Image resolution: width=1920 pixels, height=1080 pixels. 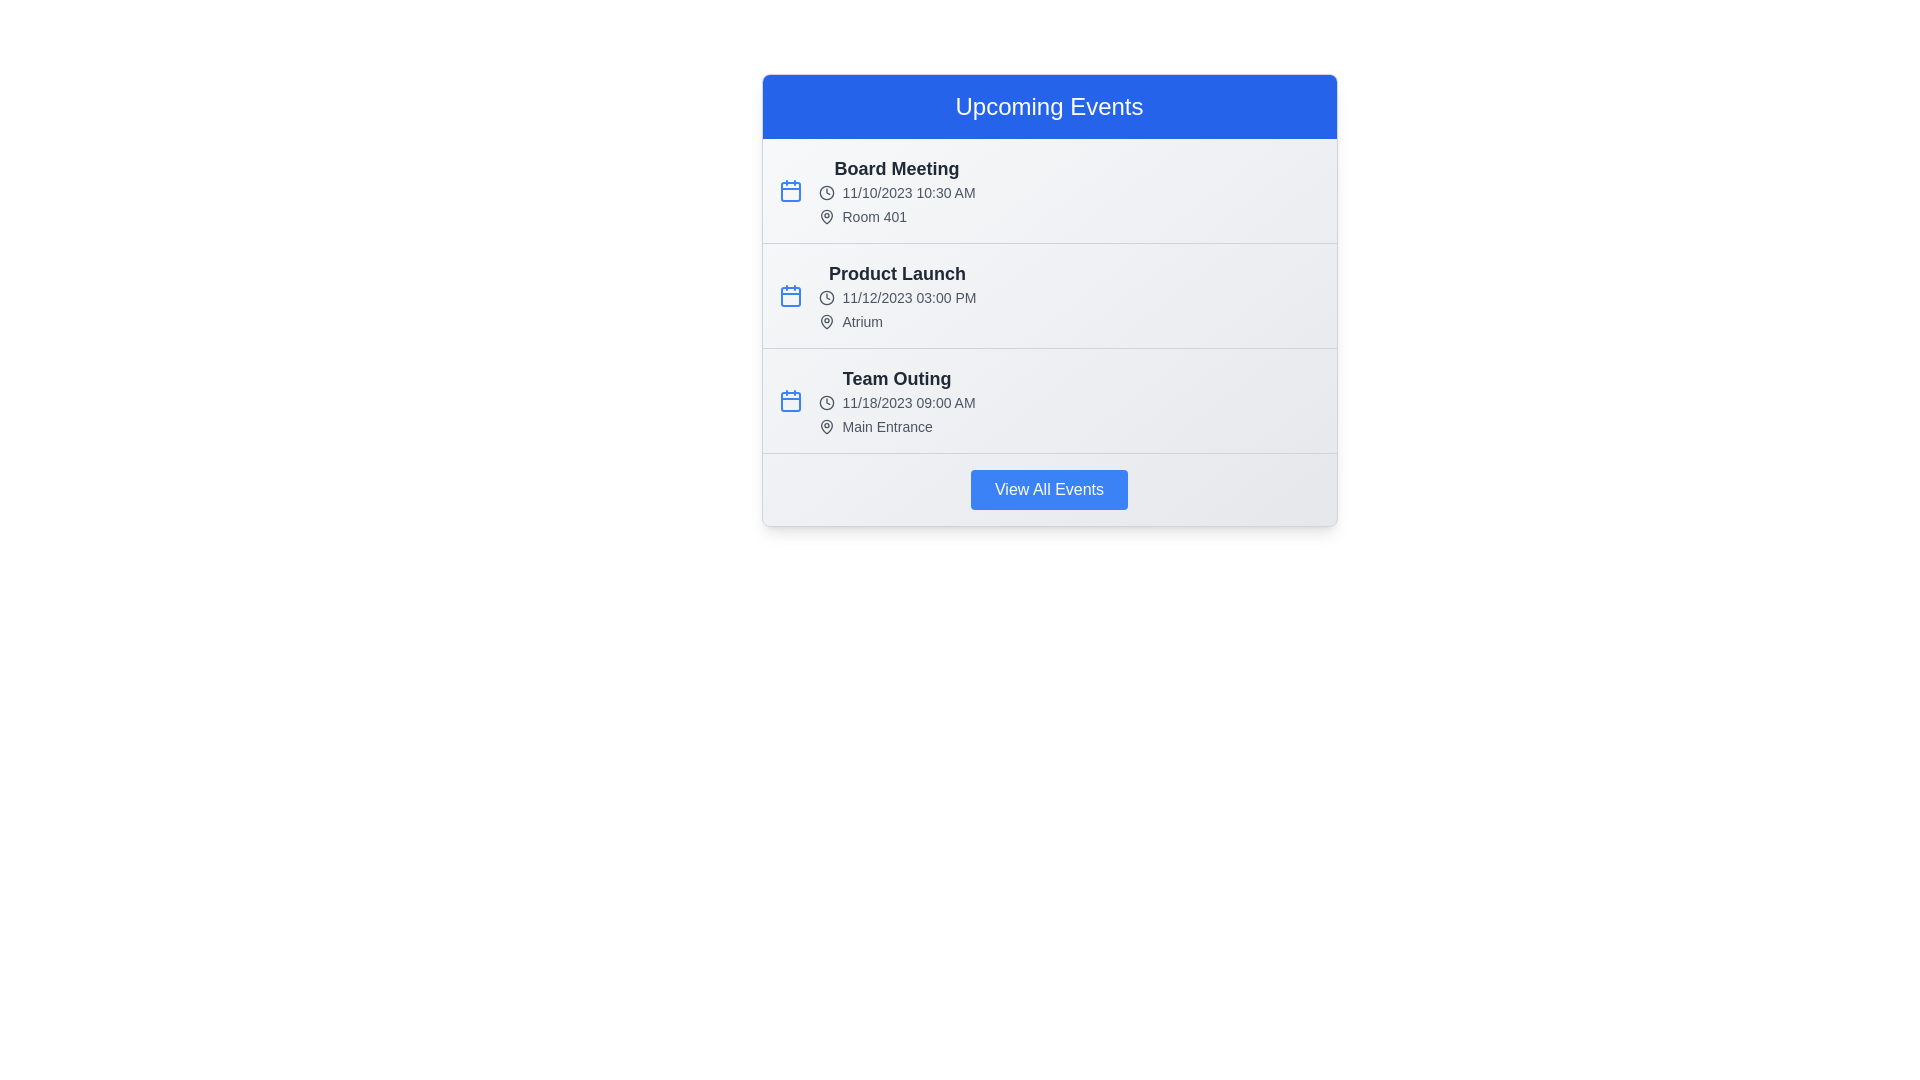 I want to click on the decorative SVG Circle that represents the outer boundary of the clock icon in the Upcoming Events section, so click(x=826, y=402).